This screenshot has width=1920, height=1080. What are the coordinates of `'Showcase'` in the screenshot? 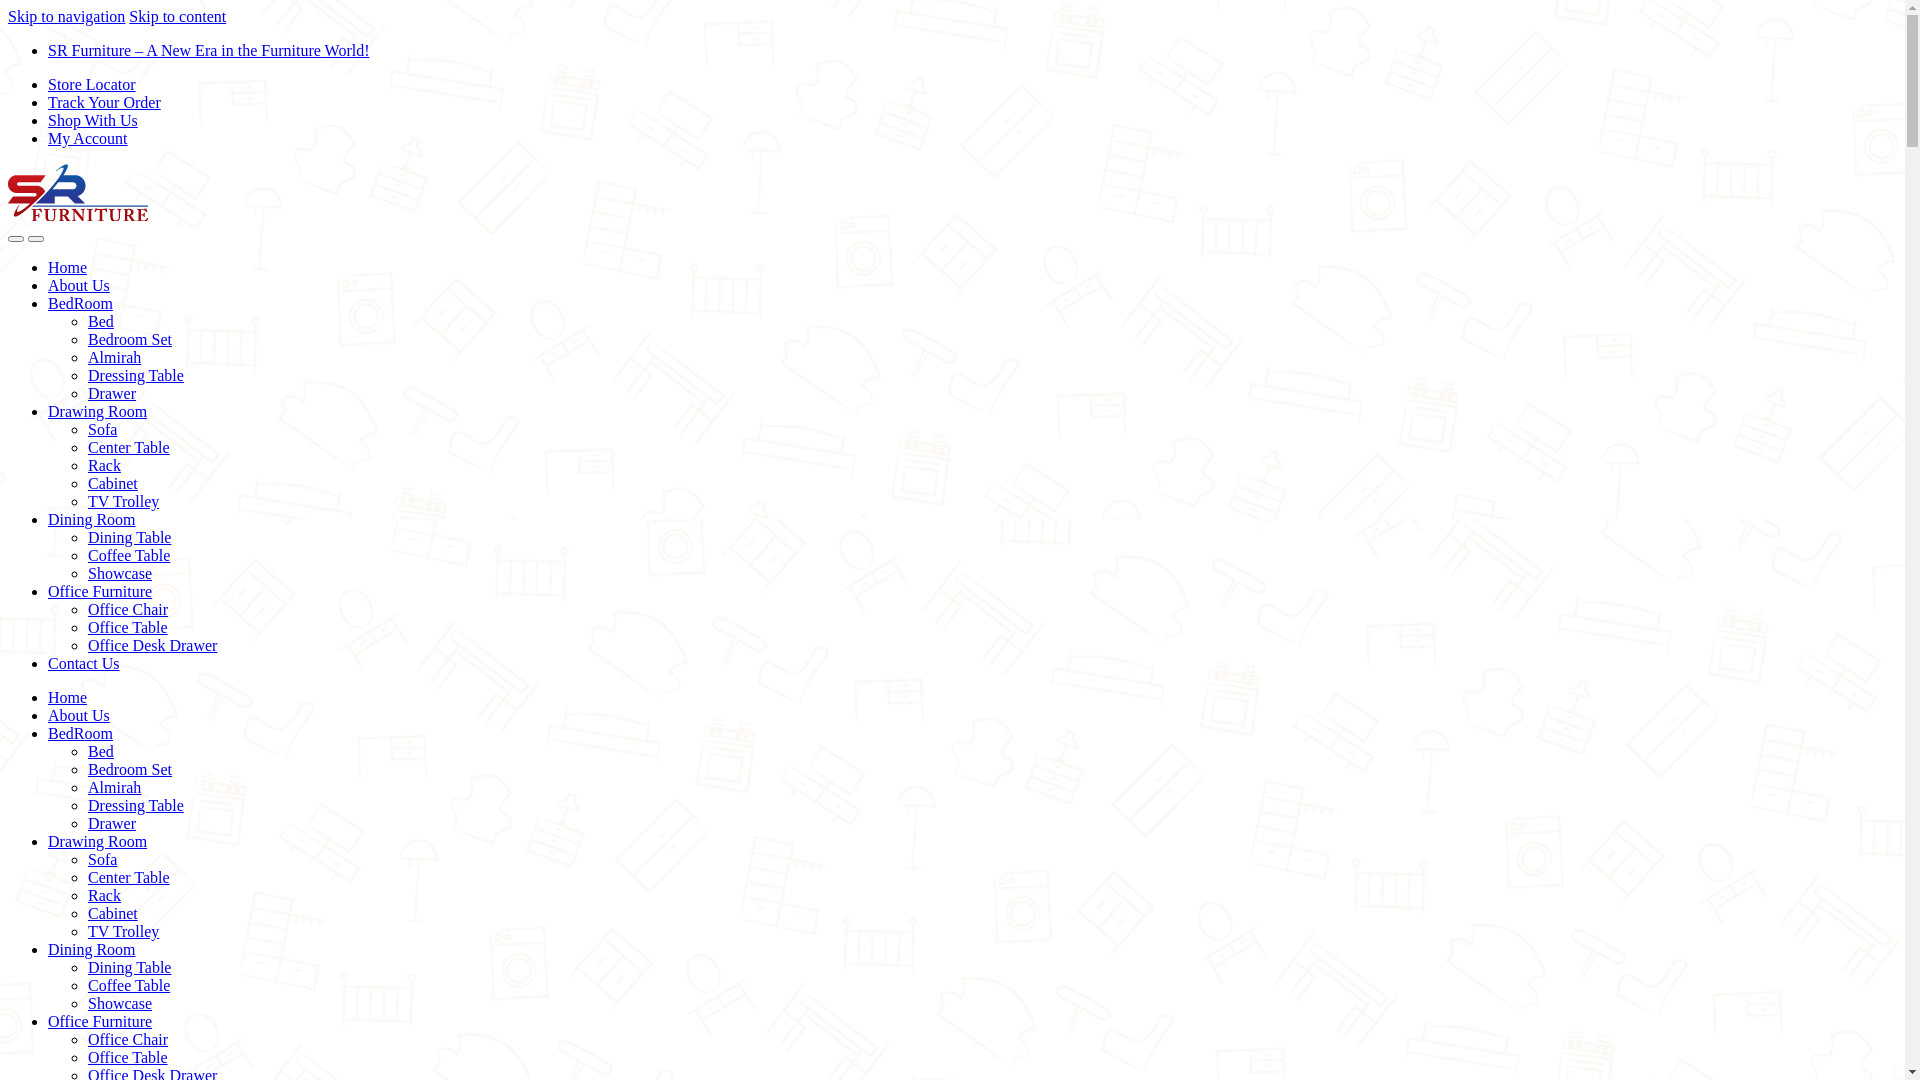 It's located at (119, 1003).